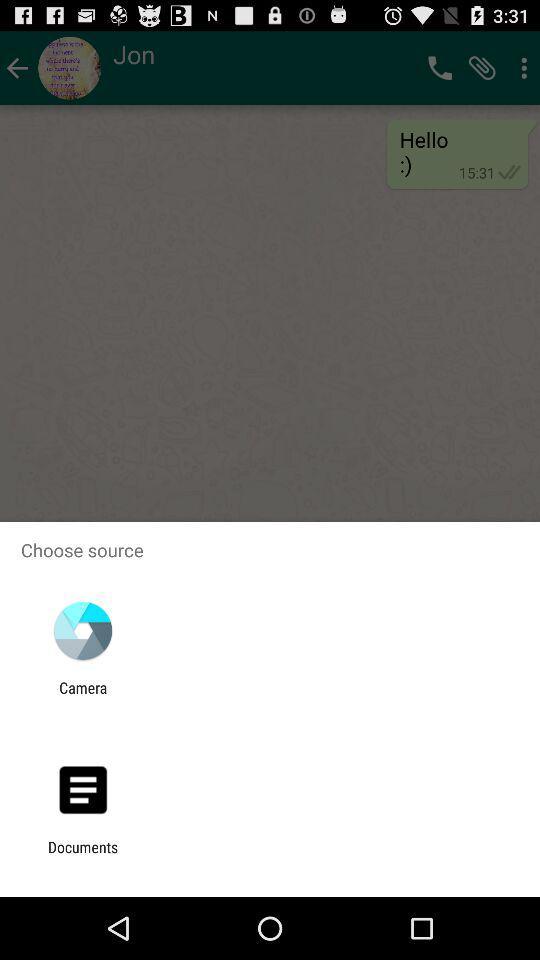 The width and height of the screenshot is (540, 960). Describe the element at coordinates (82, 855) in the screenshot. I see `documents` at that location.